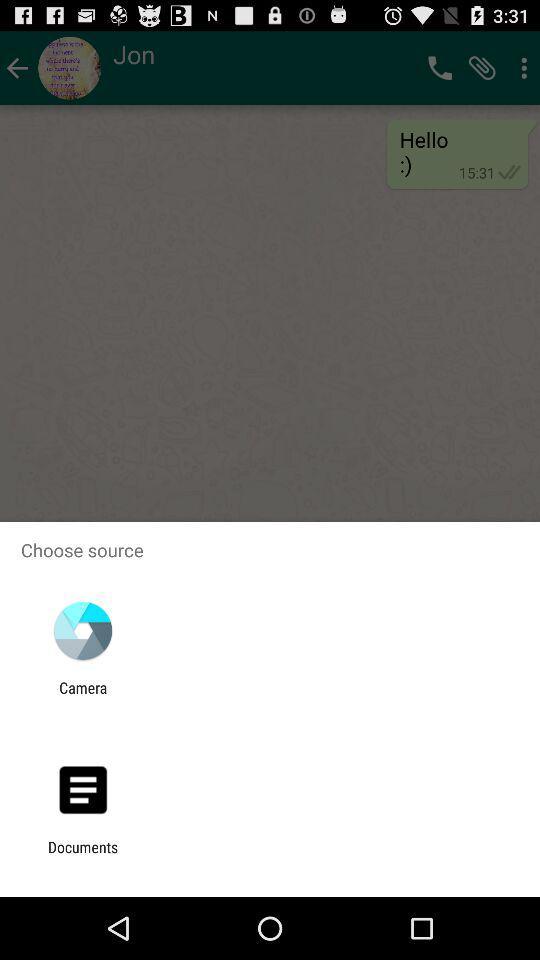 The width and height of the screenshot is (540, 960). Describe the element at coordinates (82, 855) in the screenshot. I see `documents` at that location.